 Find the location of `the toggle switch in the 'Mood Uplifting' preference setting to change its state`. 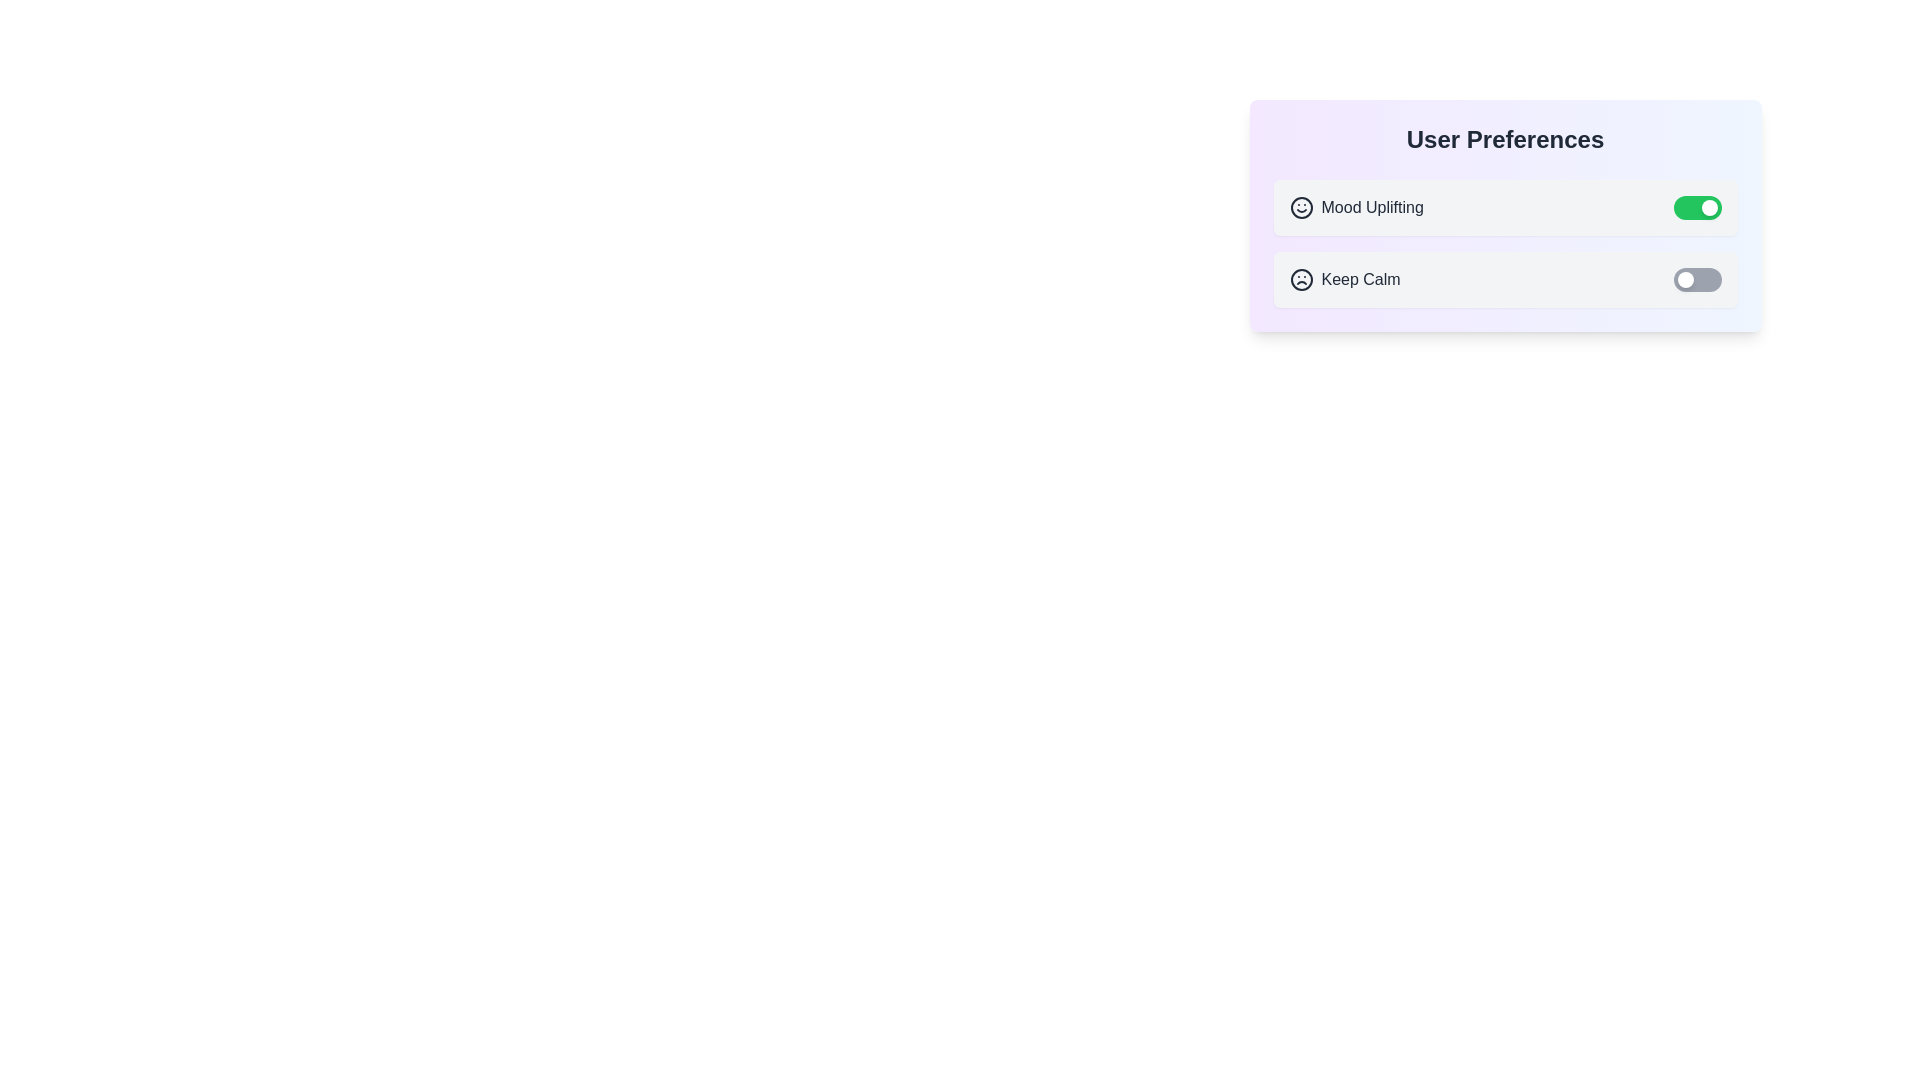

the toggle switch in the 'Mood Uplifting' preference setting to change its state is located at coordinates (1505, 208).